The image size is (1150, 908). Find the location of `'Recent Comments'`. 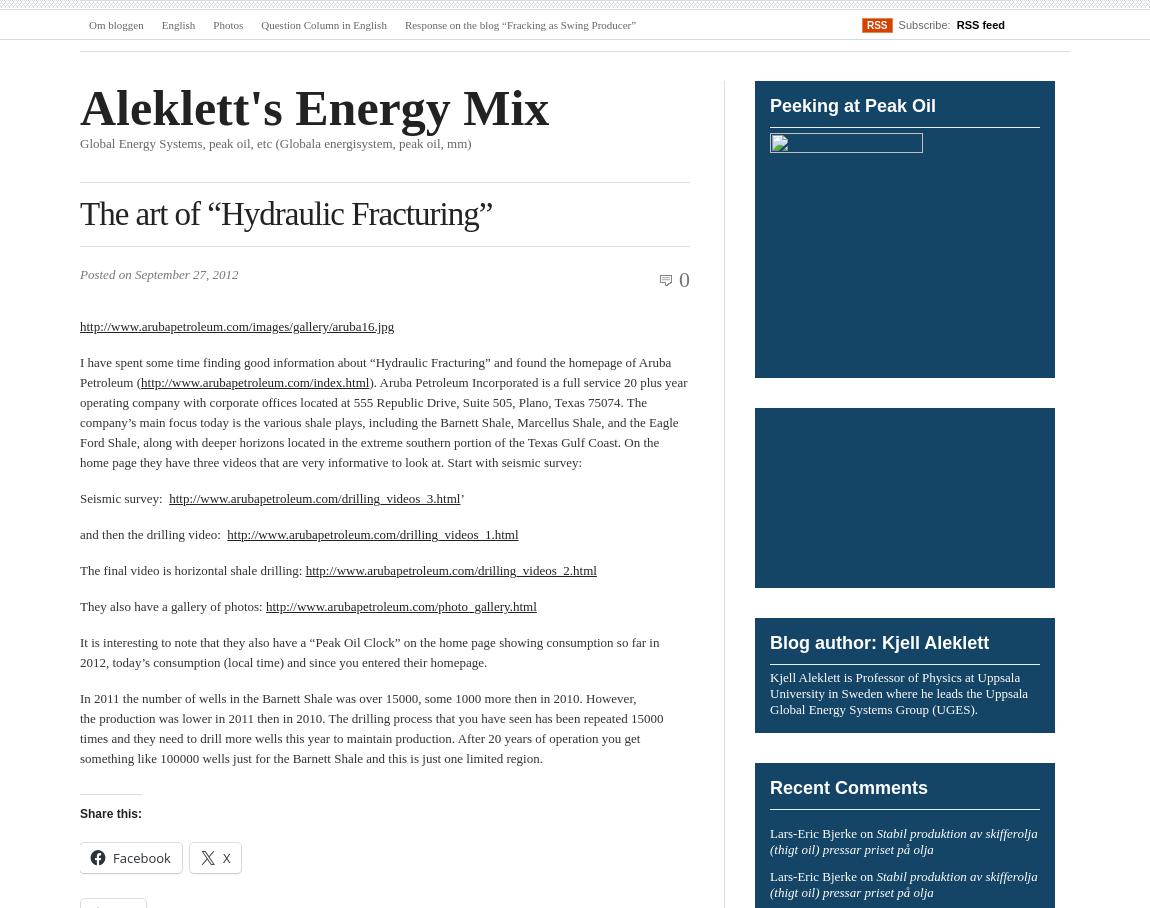

'Recent Comments' is located at coordinates (769, 786).